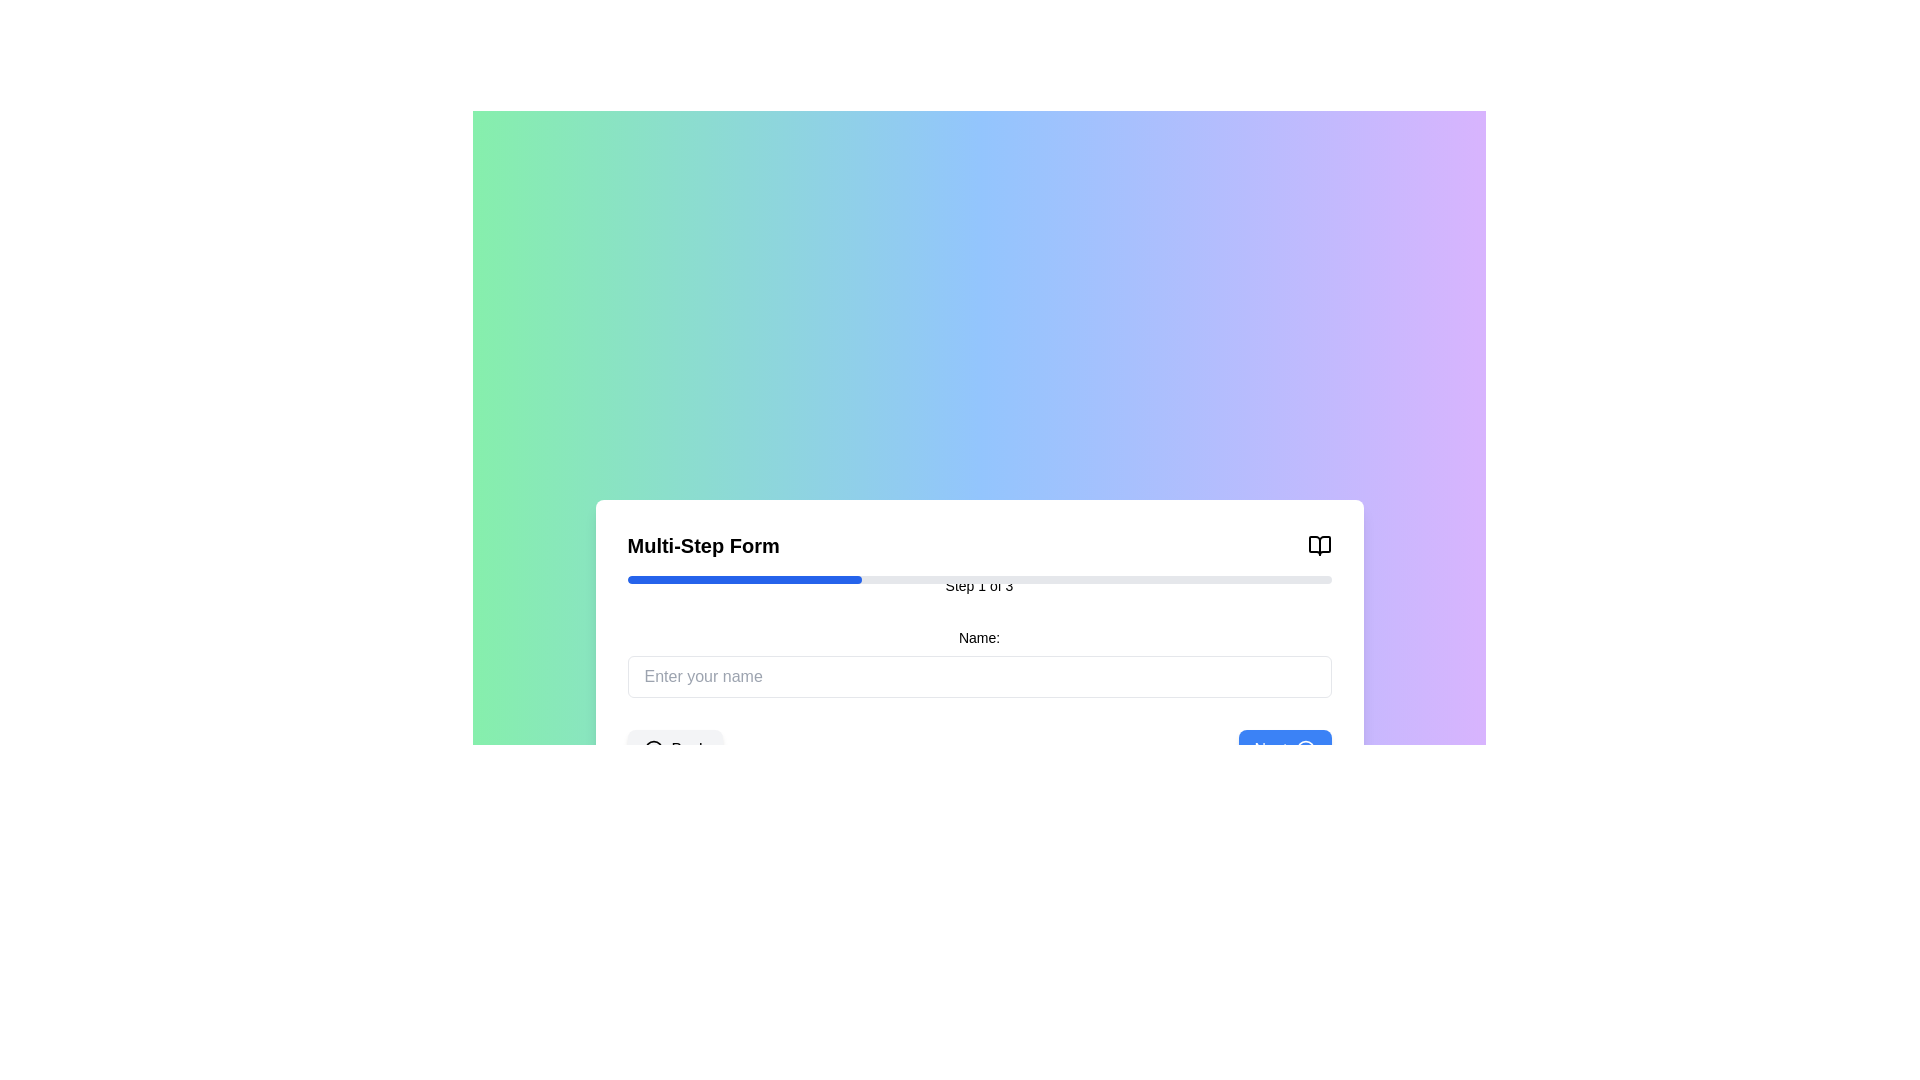  I want to click on the progress bar located below the heading 'Multi-Step Form' and above 'Step 1 of 3' to indicate the current step in the multi-step process, so click(979, 579).